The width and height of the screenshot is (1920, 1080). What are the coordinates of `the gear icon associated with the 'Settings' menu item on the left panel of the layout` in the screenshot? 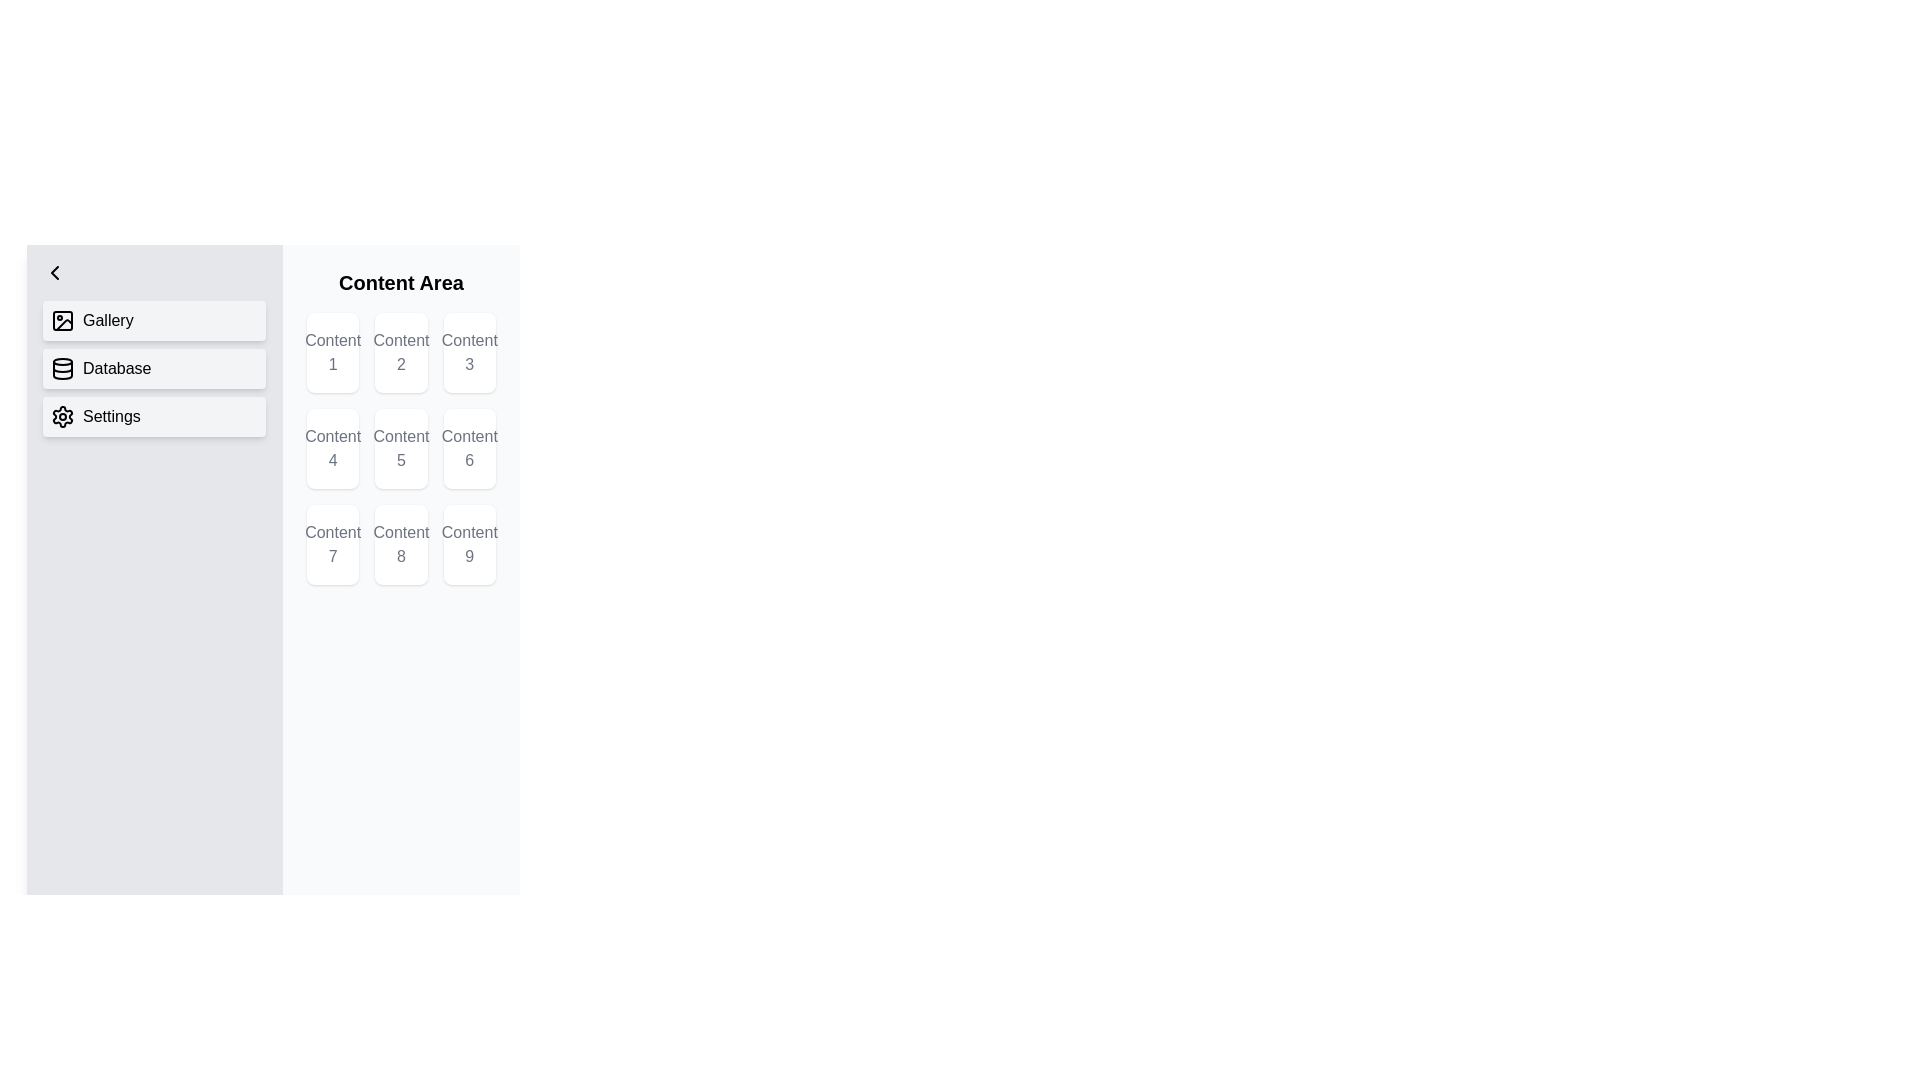 It's located at (62, 415).